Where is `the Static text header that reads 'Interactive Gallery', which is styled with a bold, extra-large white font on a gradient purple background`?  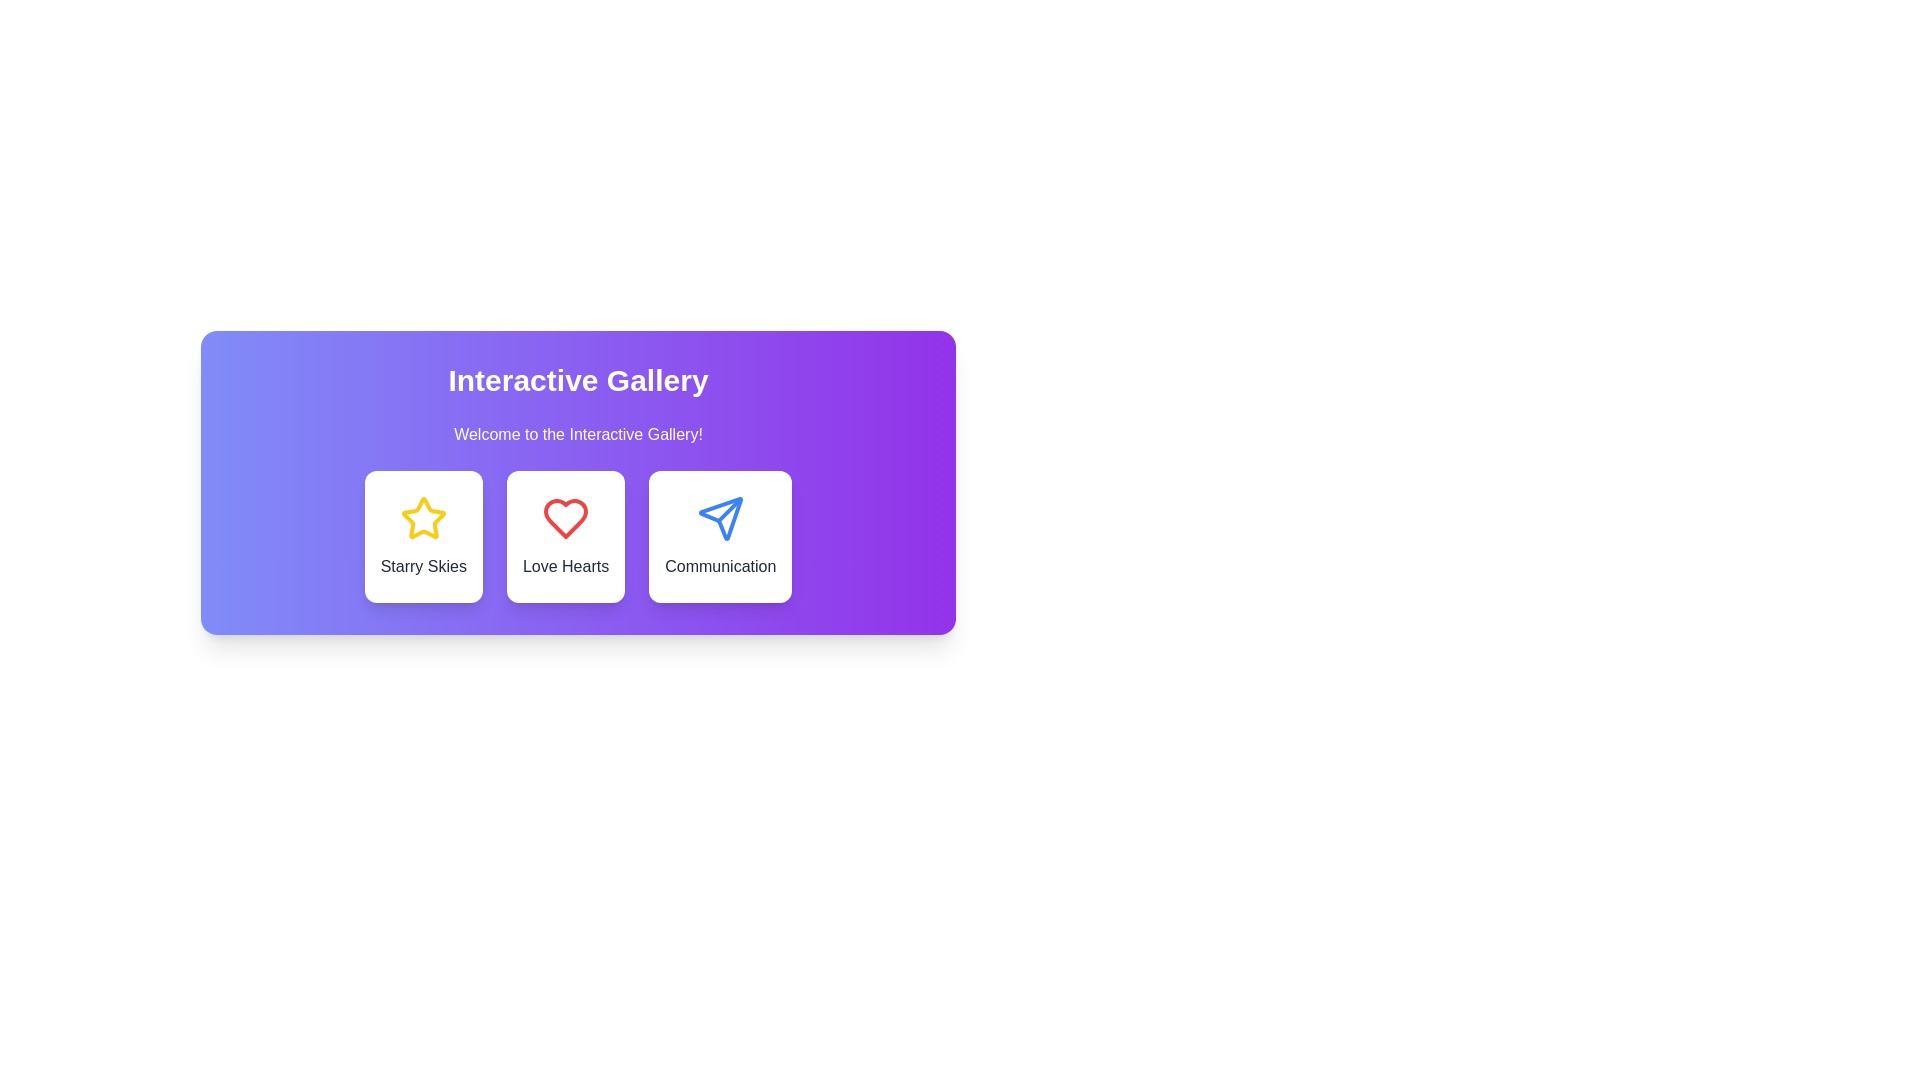 the Static text header that reads 'Interactive Gallery', which is styled with a bold, extra-large white font on a gradient purple background is located at coordinates (577, 381).